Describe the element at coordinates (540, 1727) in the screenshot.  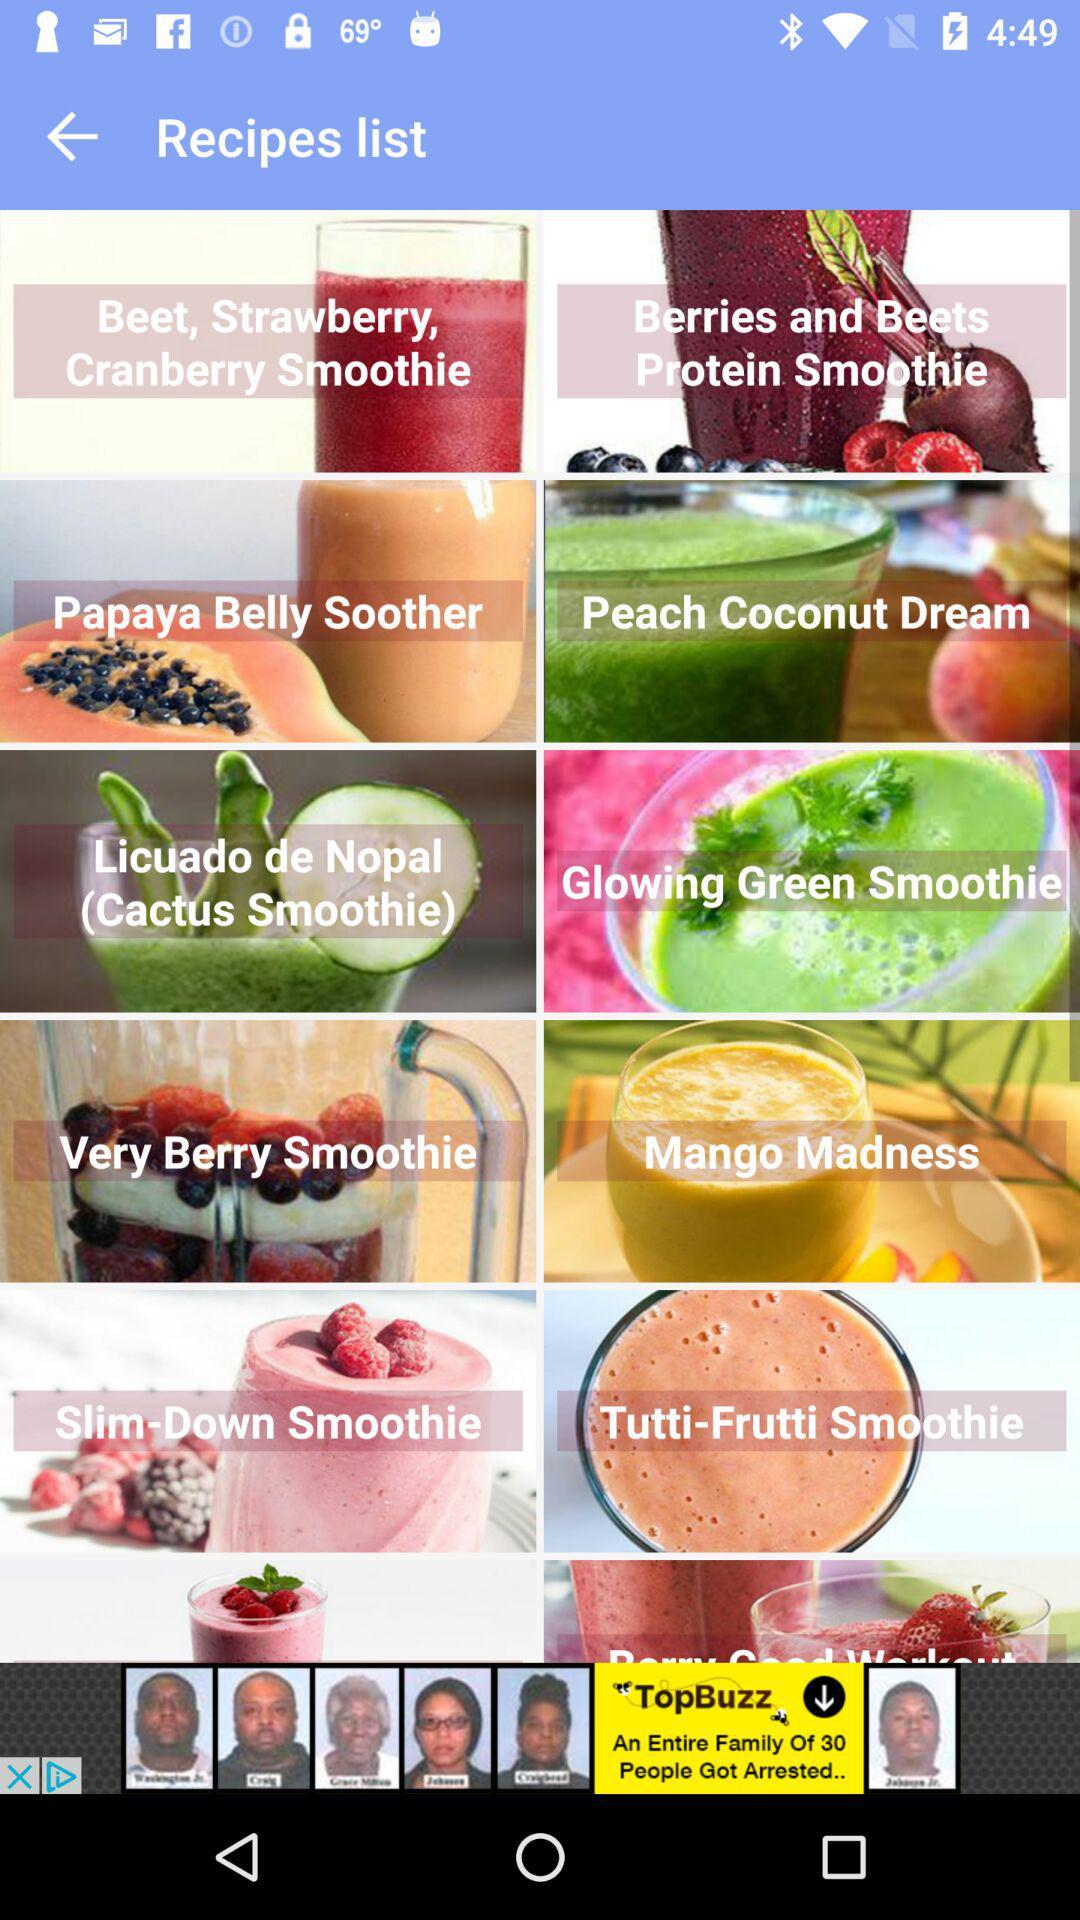
I see `adverstisment` at that location.